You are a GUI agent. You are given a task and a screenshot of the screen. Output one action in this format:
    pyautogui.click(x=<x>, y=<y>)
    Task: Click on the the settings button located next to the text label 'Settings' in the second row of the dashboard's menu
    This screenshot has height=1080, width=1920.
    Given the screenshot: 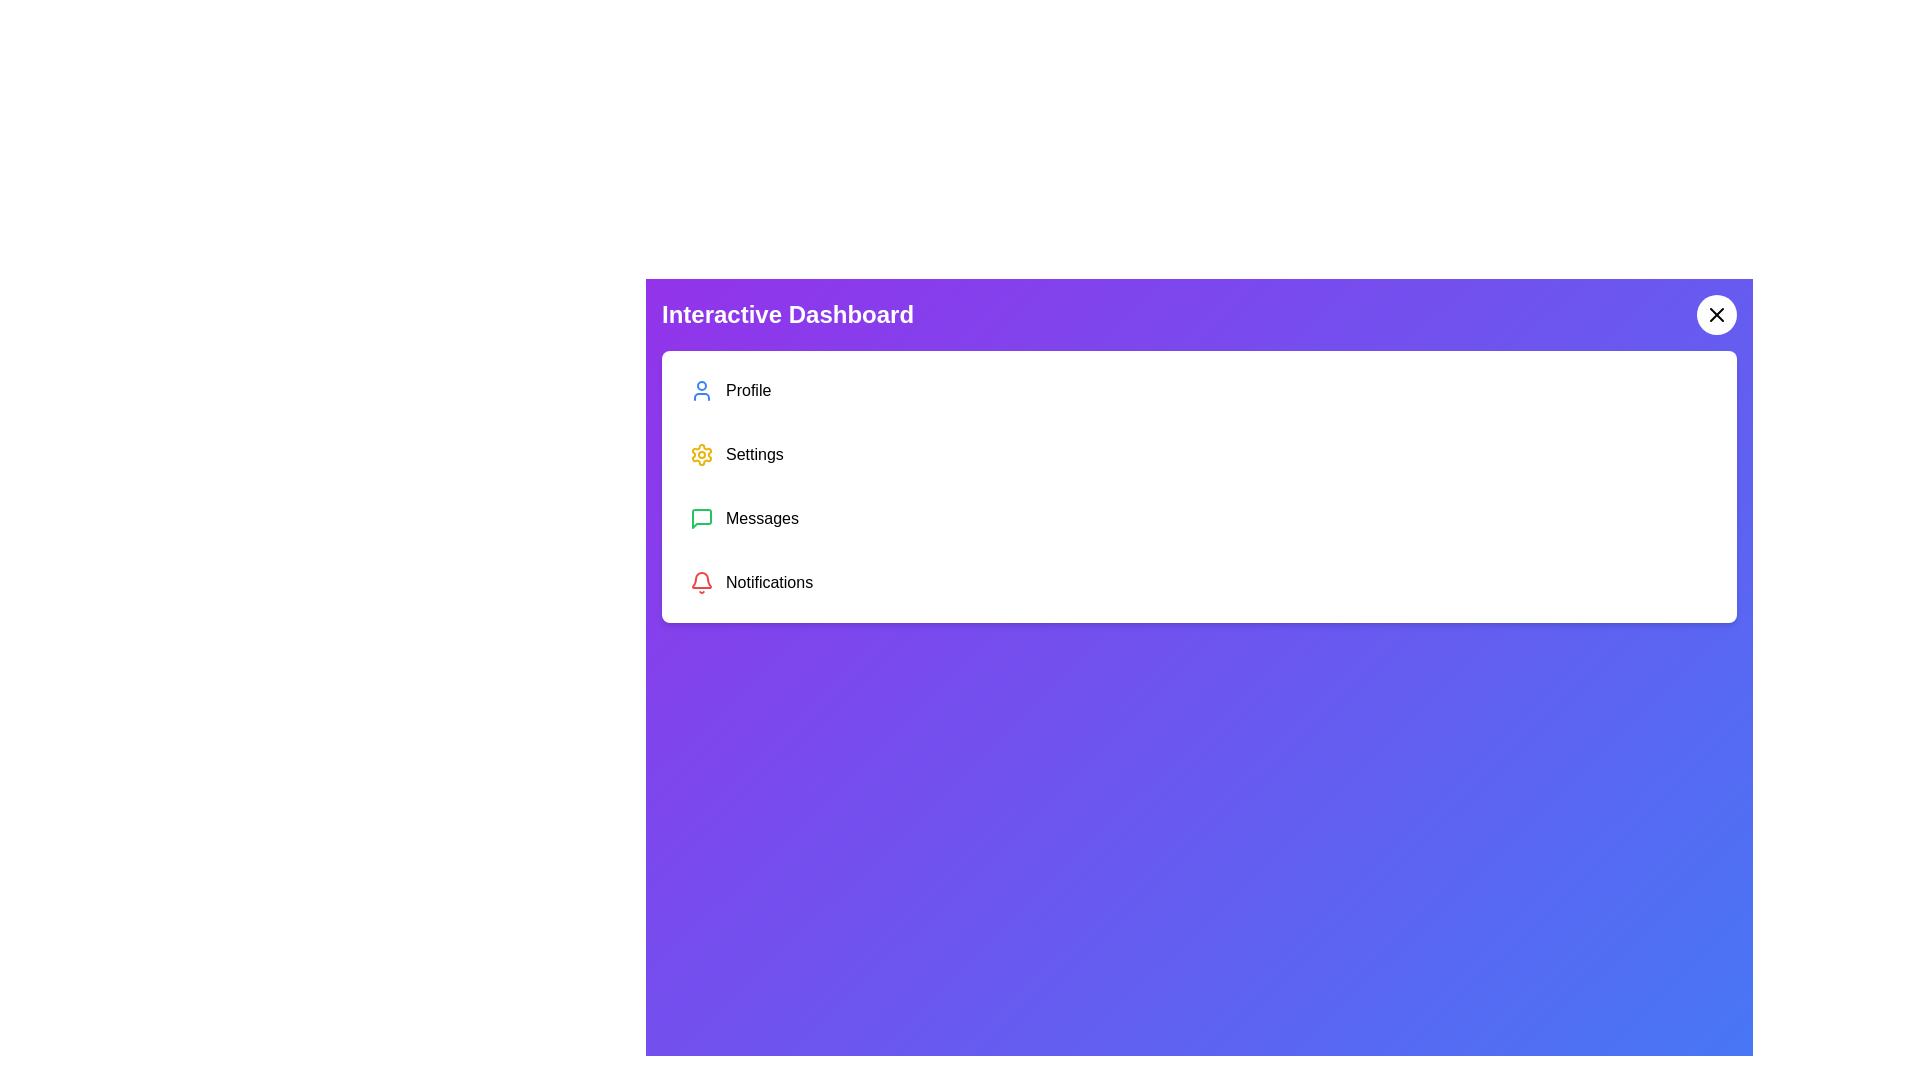 What is the action you would take?
    pyautogui.click(x=701, y=455)
    